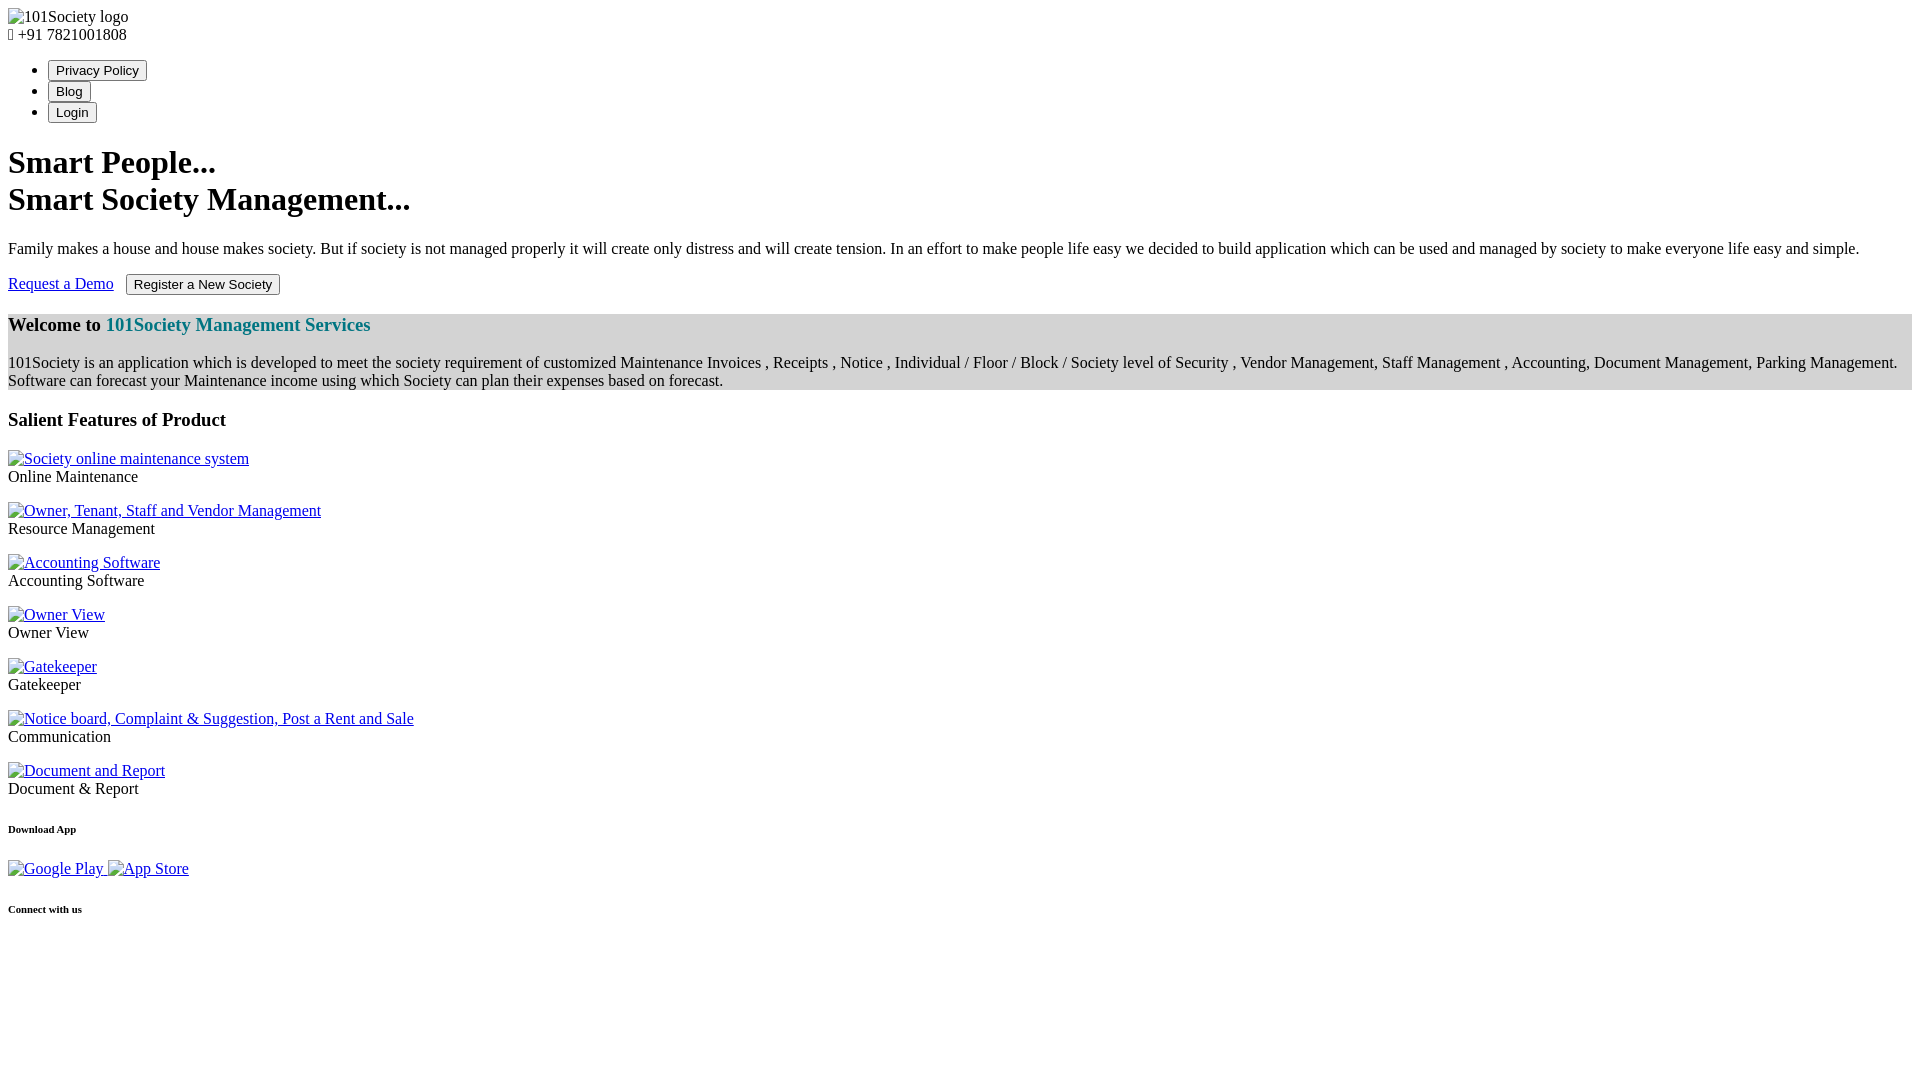  What do you see at coordinates (48, 112) in the screenshot?
I see `'Login'` at bounding box center [48, 112].